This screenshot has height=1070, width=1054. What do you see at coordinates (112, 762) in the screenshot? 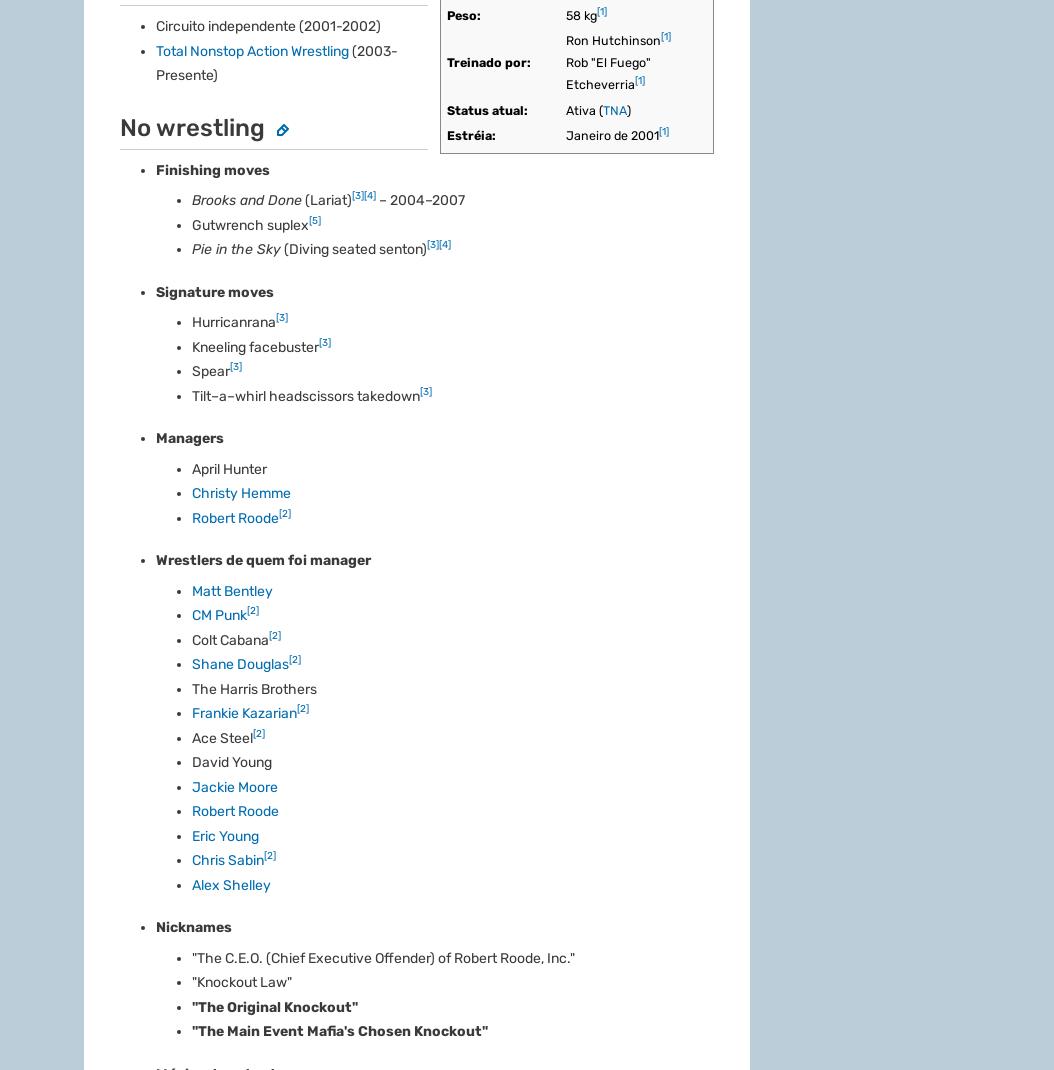
I see `'Anuncie'` at bounding box center [112, 762].